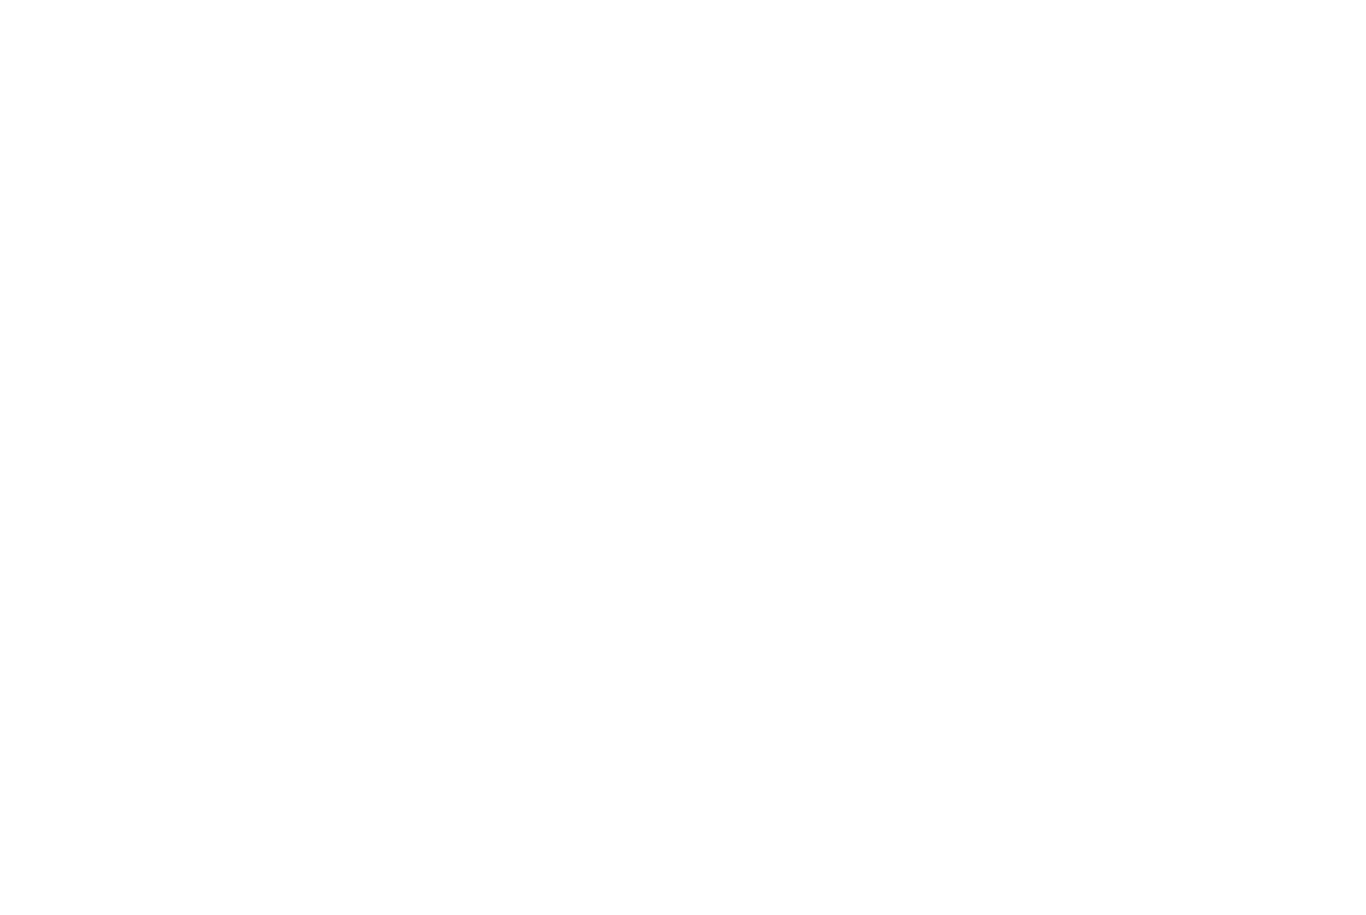 This screenshot has height=915, width=1366. I want to click on 'Cookie Policy', so click(1087, 720).